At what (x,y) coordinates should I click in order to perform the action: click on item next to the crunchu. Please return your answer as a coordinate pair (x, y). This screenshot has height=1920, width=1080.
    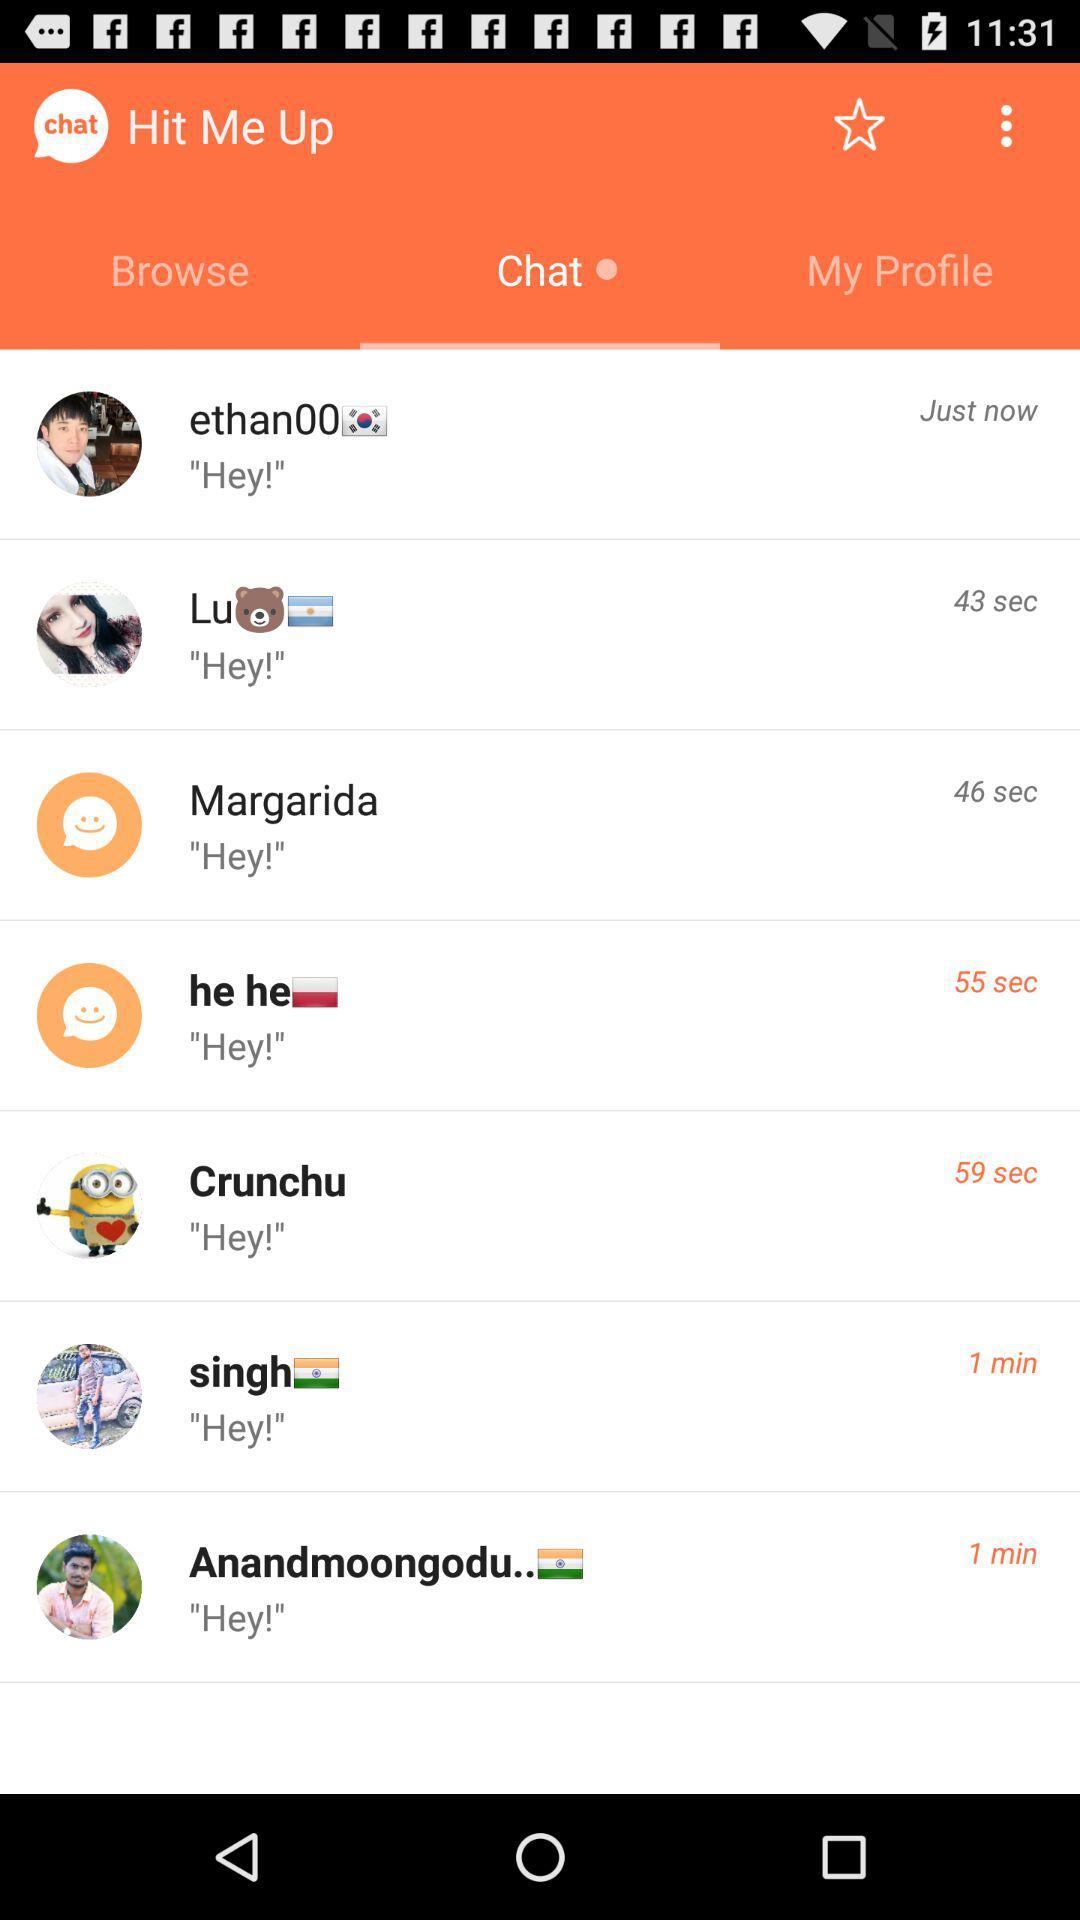
    Looking at the image, I should click on (995, 1171).